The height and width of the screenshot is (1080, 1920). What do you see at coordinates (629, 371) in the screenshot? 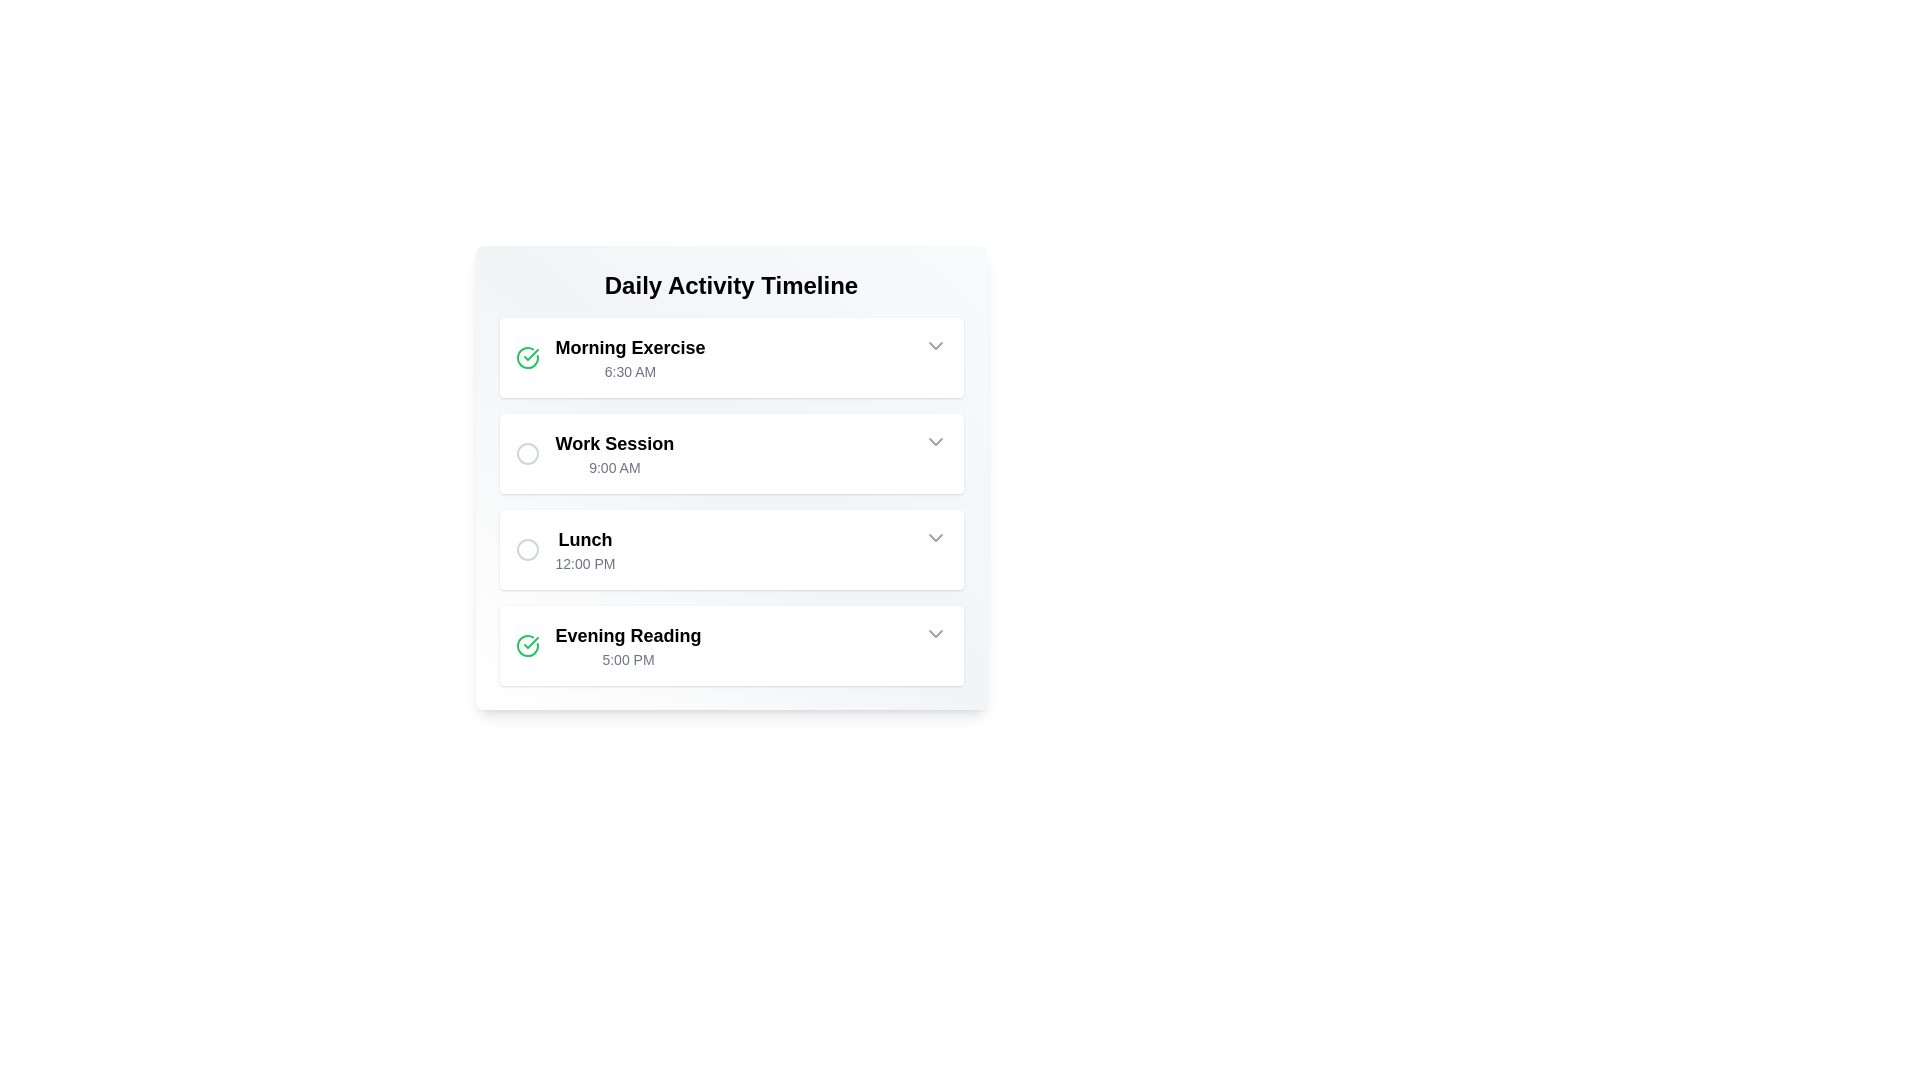
I see `the content of the Text Label displaying the scheduled time for the 'Morning Exercise' activity, located in the 'Morning Exercise' section beneath its title` at bounding box center [629, 371].